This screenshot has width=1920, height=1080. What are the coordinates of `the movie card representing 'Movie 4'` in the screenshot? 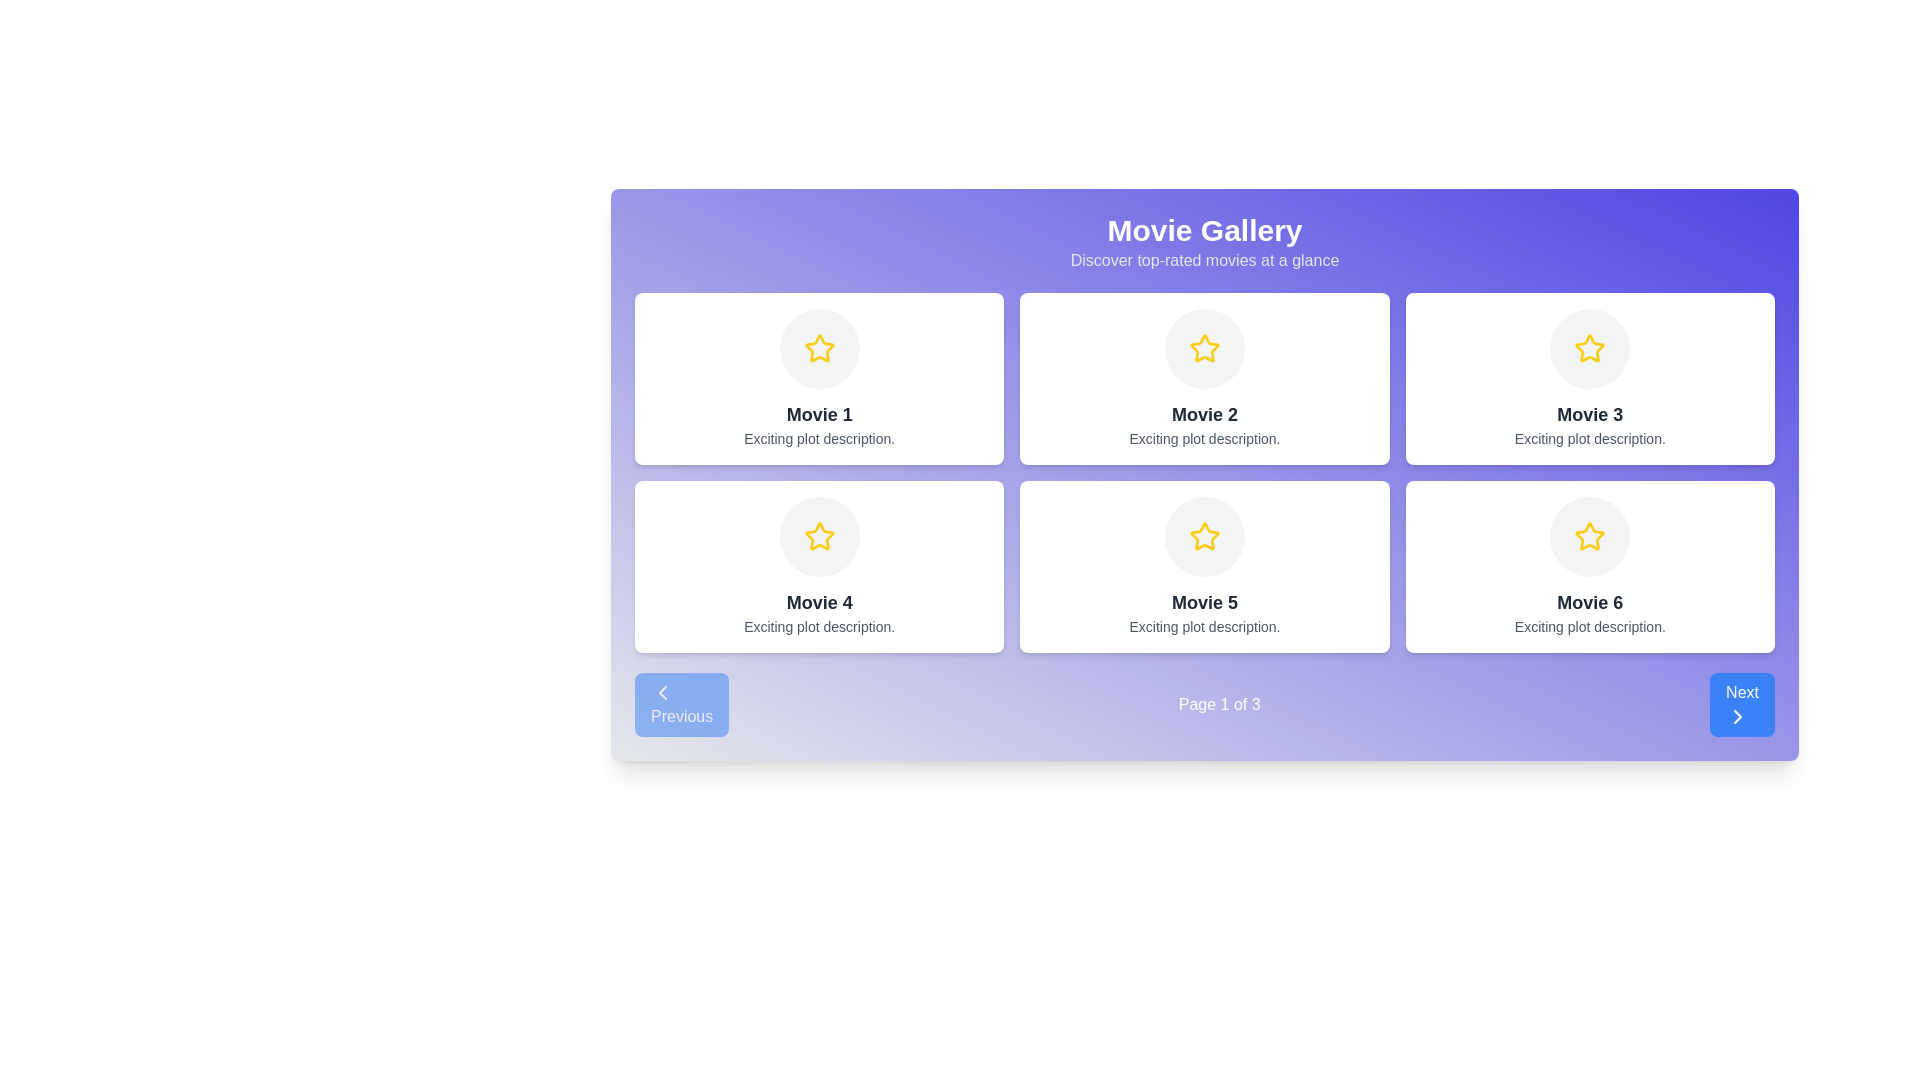 It's located at (819, 567).